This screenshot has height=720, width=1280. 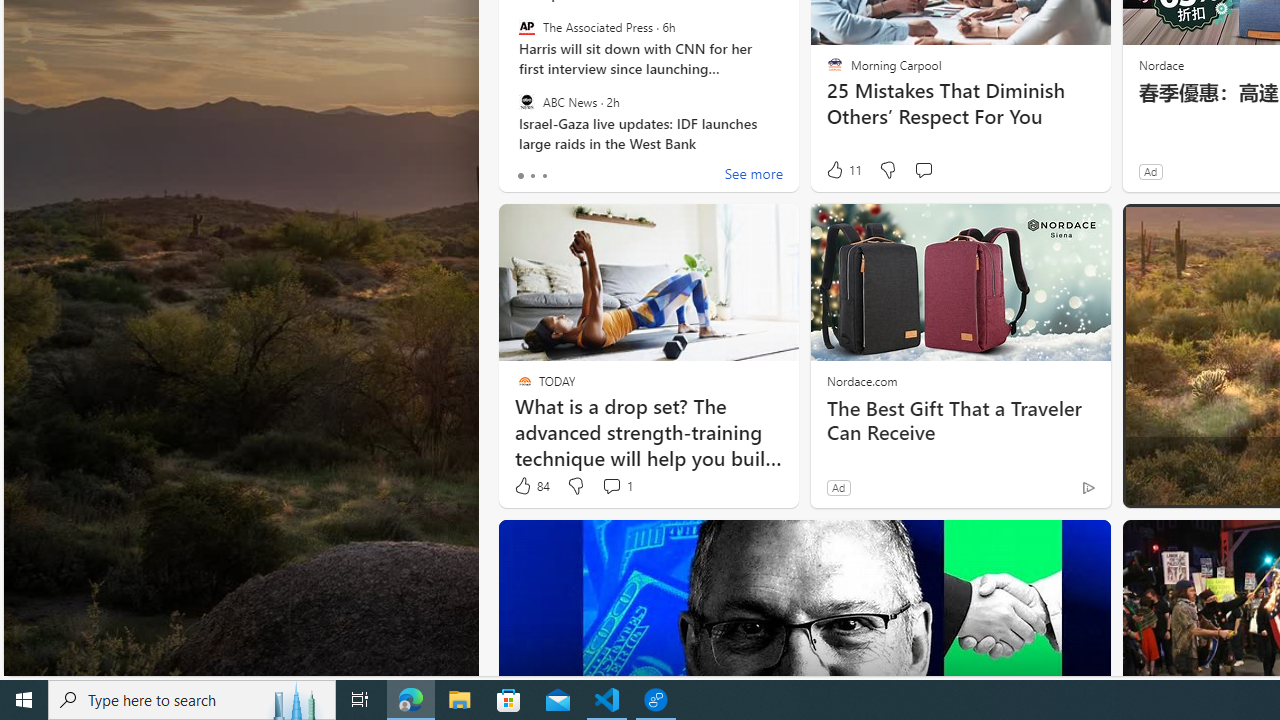 What do you see at coordinates (531, 486) in the screenshot?
I see `'84 Like'` at bounding box center [531, 486].